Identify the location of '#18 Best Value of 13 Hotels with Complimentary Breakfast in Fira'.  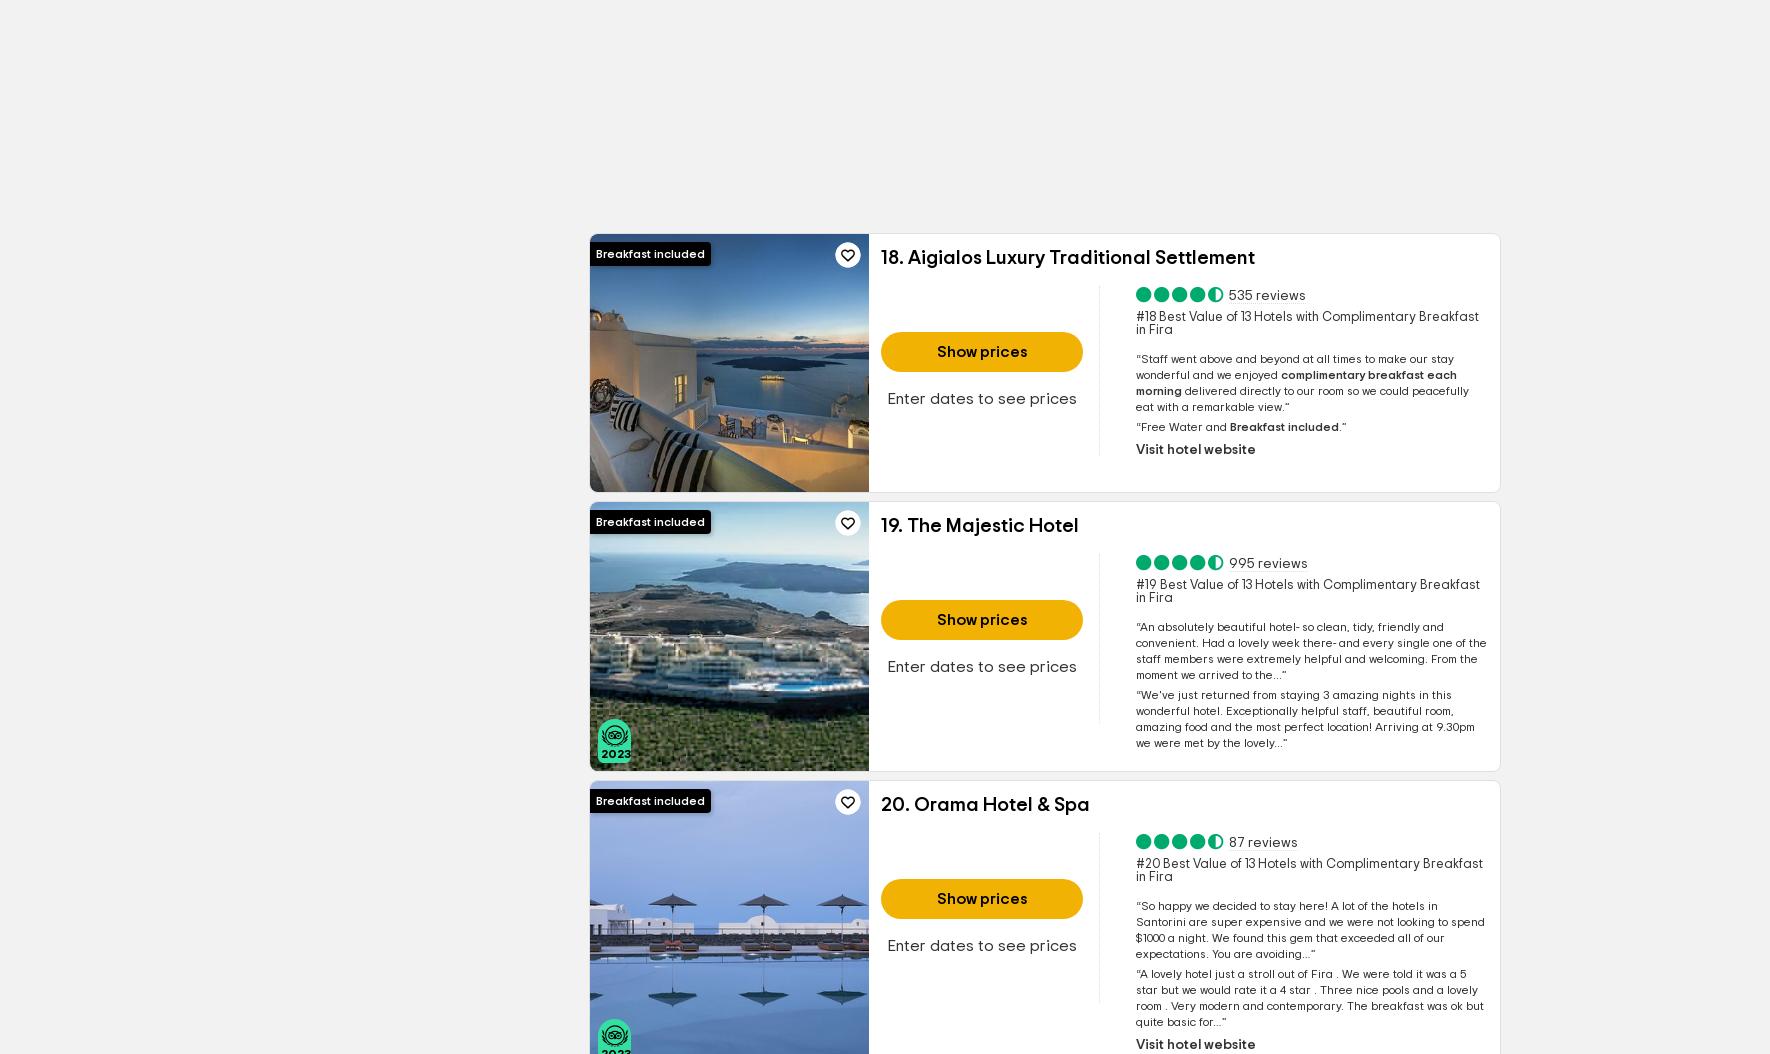
(1134, 323).